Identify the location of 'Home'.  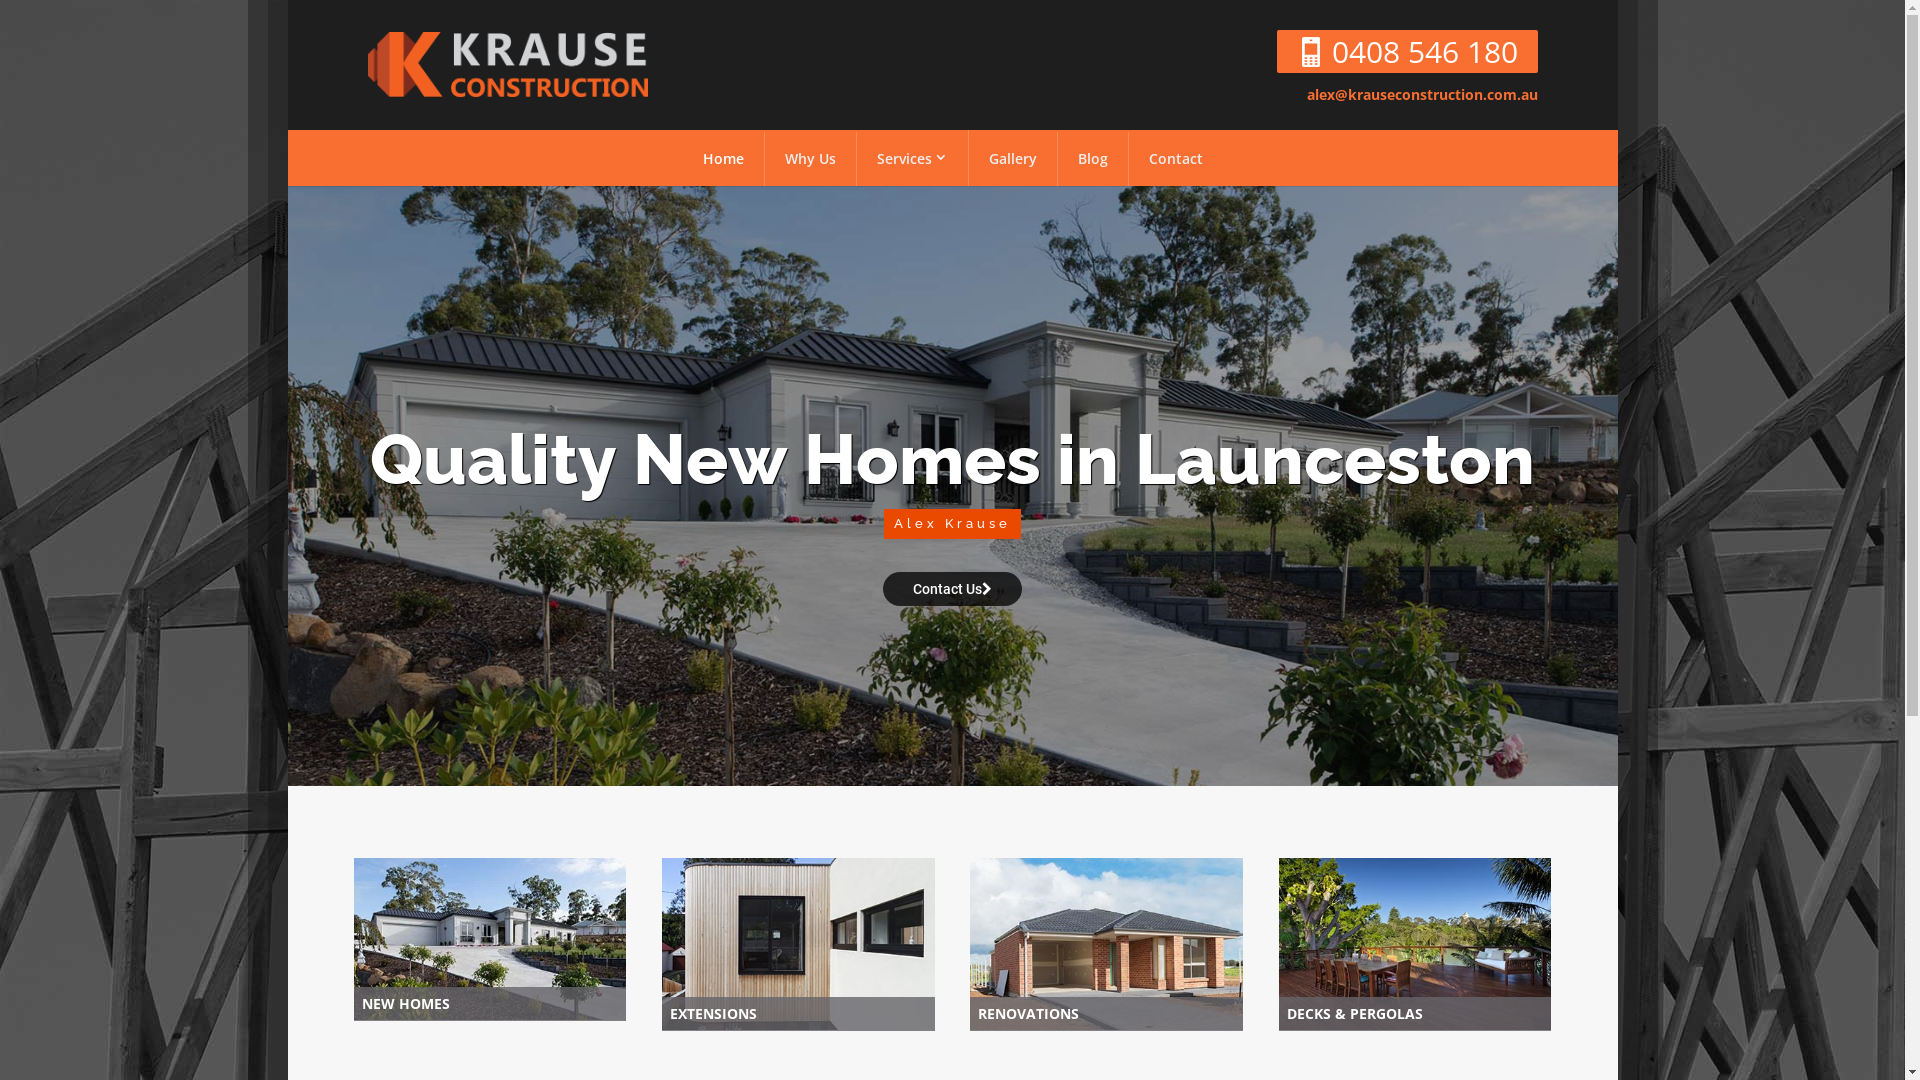
(721, 157).